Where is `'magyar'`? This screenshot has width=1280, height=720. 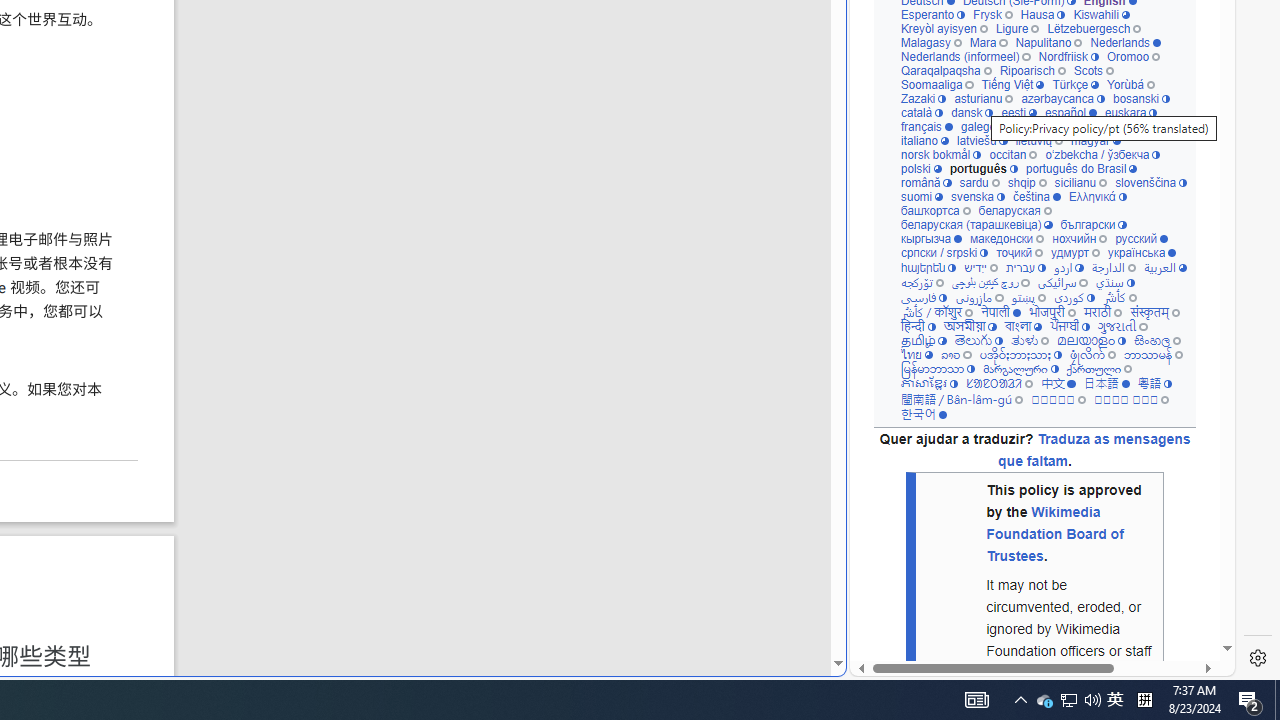 'magyar' is located at coordinates (1094, 139).